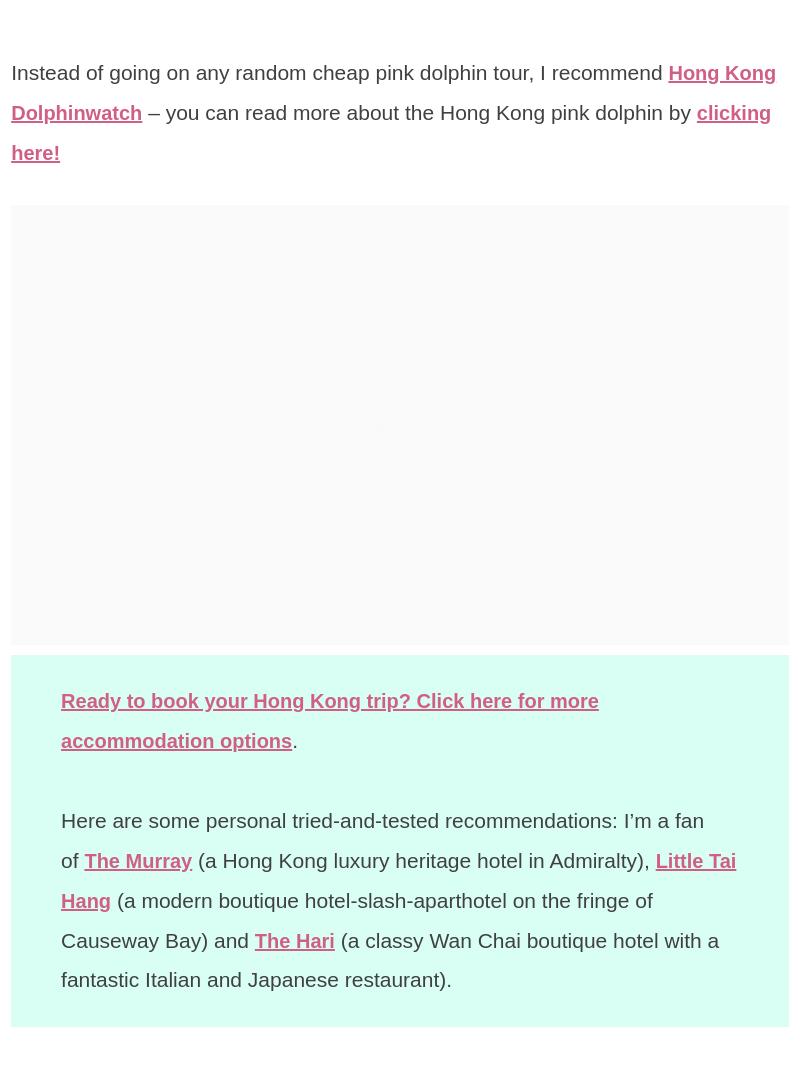 The height and width of the screenshot is (1069, 800). I want to click on 'Instead of going on any random cheap pink dolphin tour, I recommend', so click(339, 71).